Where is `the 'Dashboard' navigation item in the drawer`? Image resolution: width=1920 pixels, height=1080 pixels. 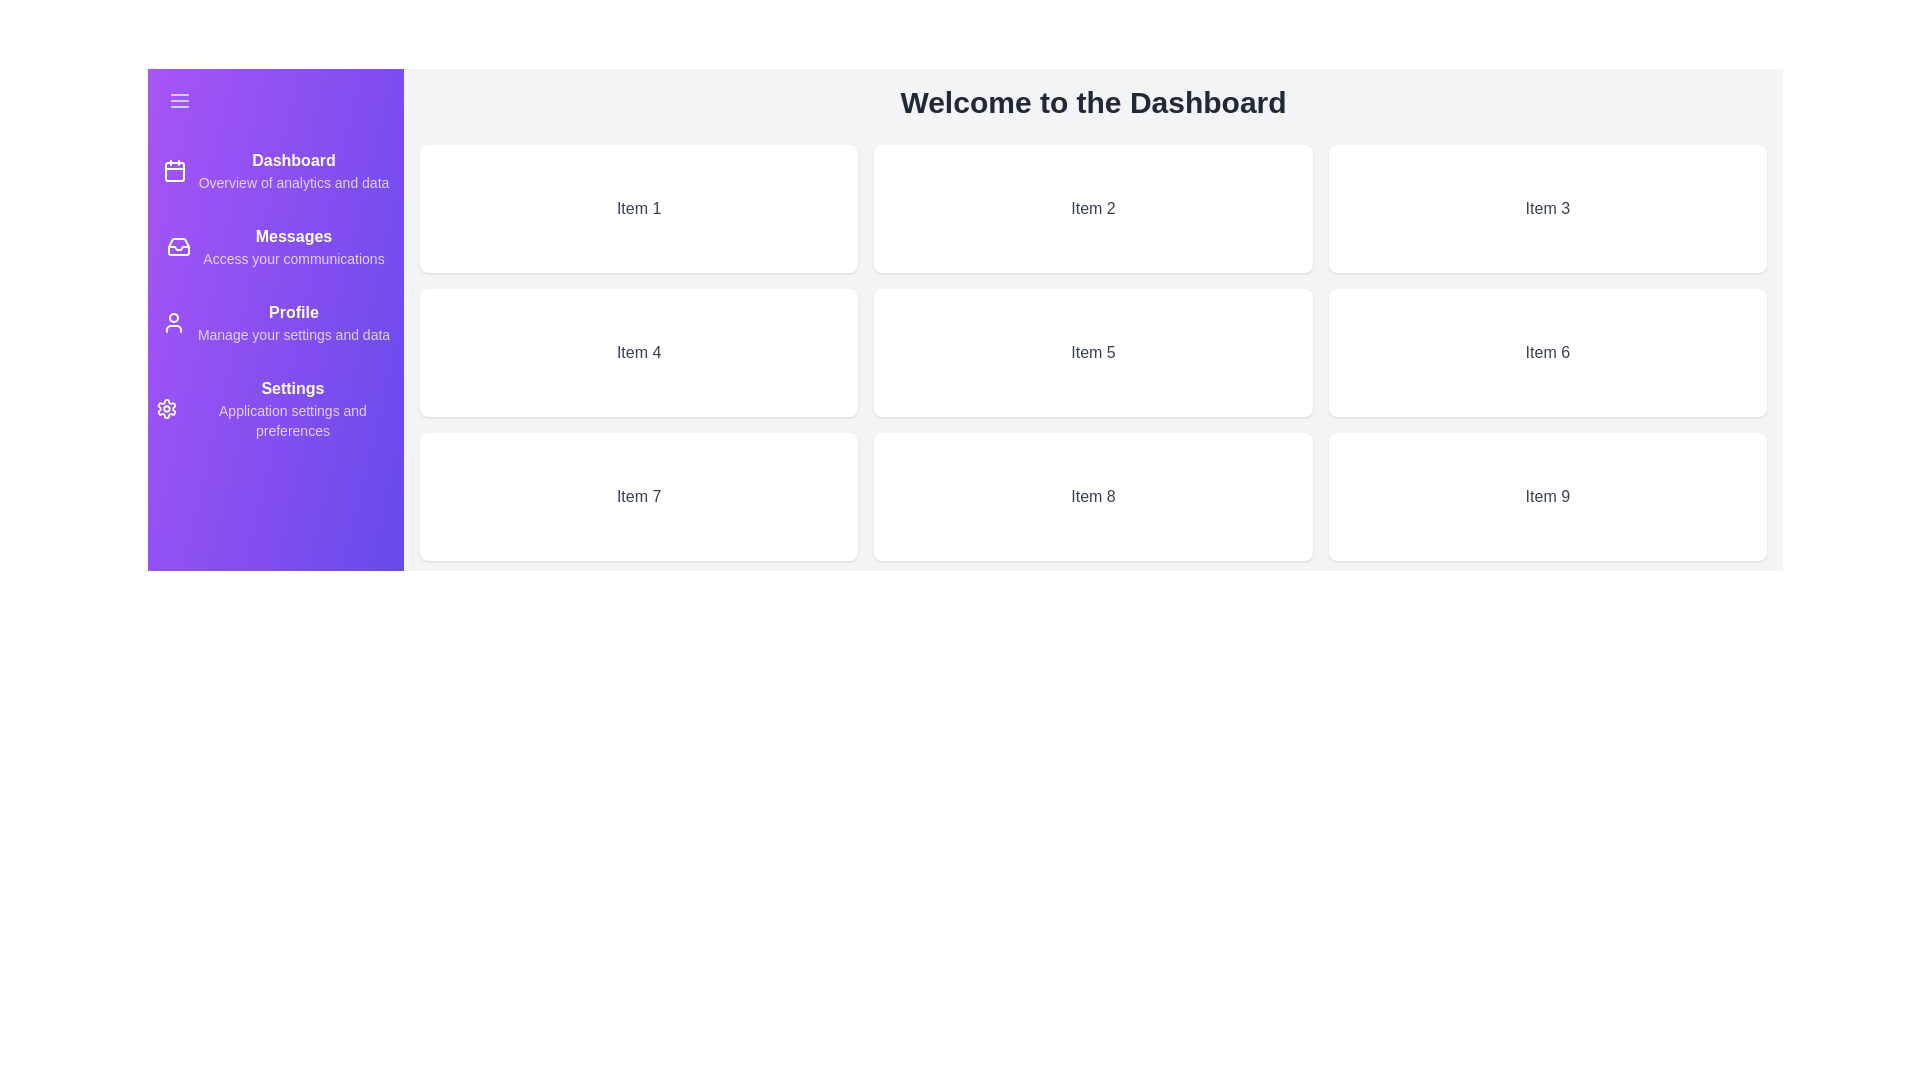 the 'Dashboard' navigation item in the drawer is located at coordinates (292, 160).